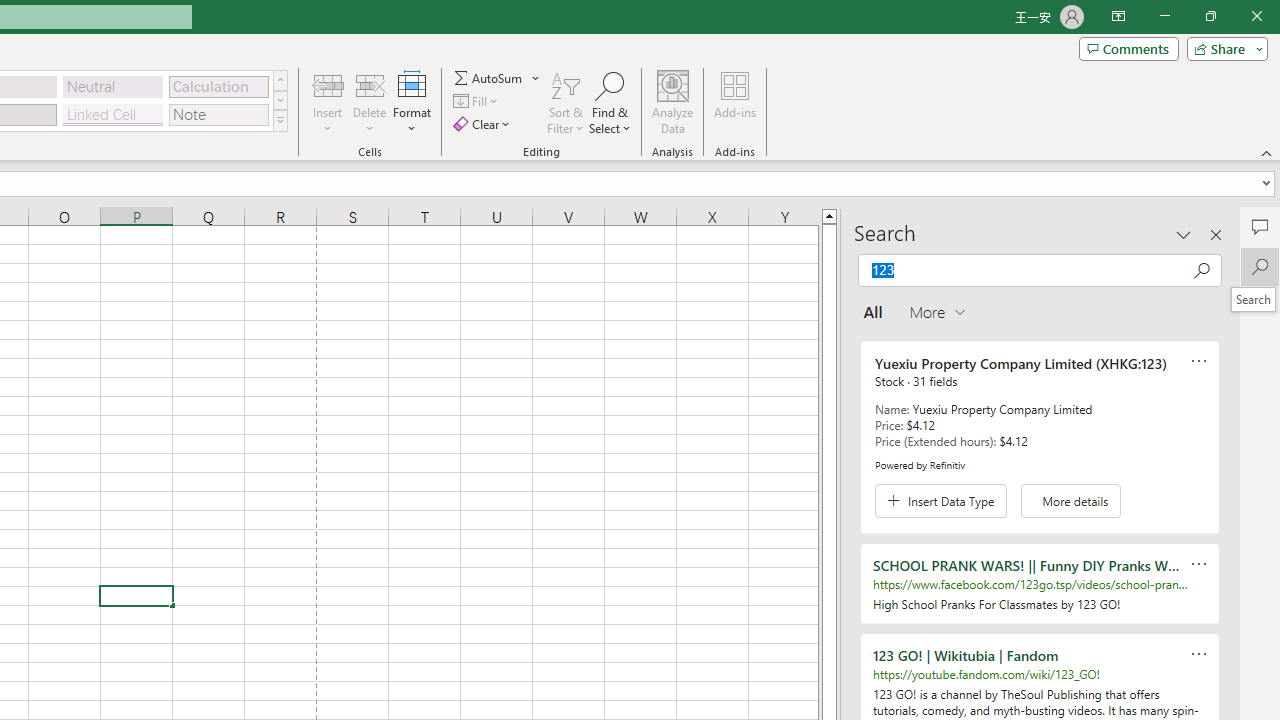 This screenshot has width=1280, height=720. I want to click on 'Delete', so click(369, 103).